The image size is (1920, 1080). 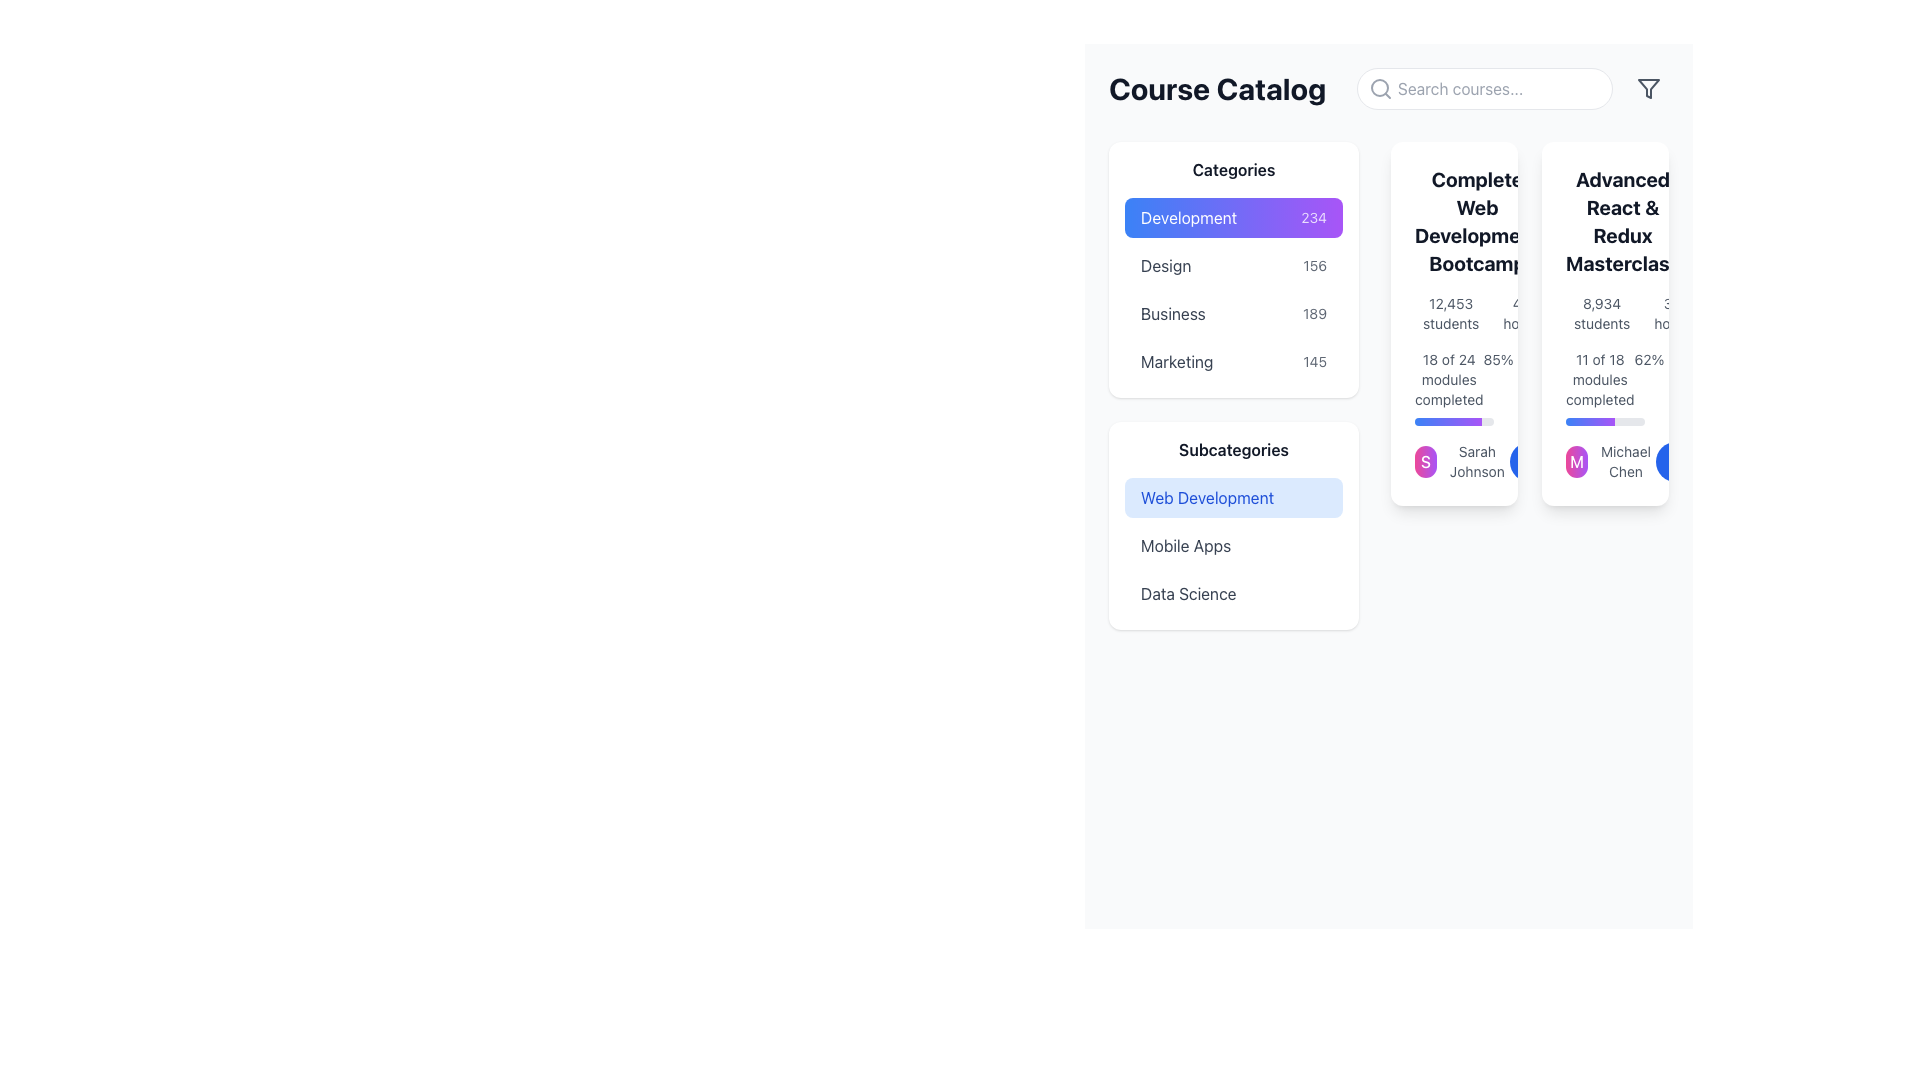 What do you see at coordinates (1232, 362) in the screenshot?
I see `the 'Marketing' button displaying '145'` at bounding box center [1232, 362].